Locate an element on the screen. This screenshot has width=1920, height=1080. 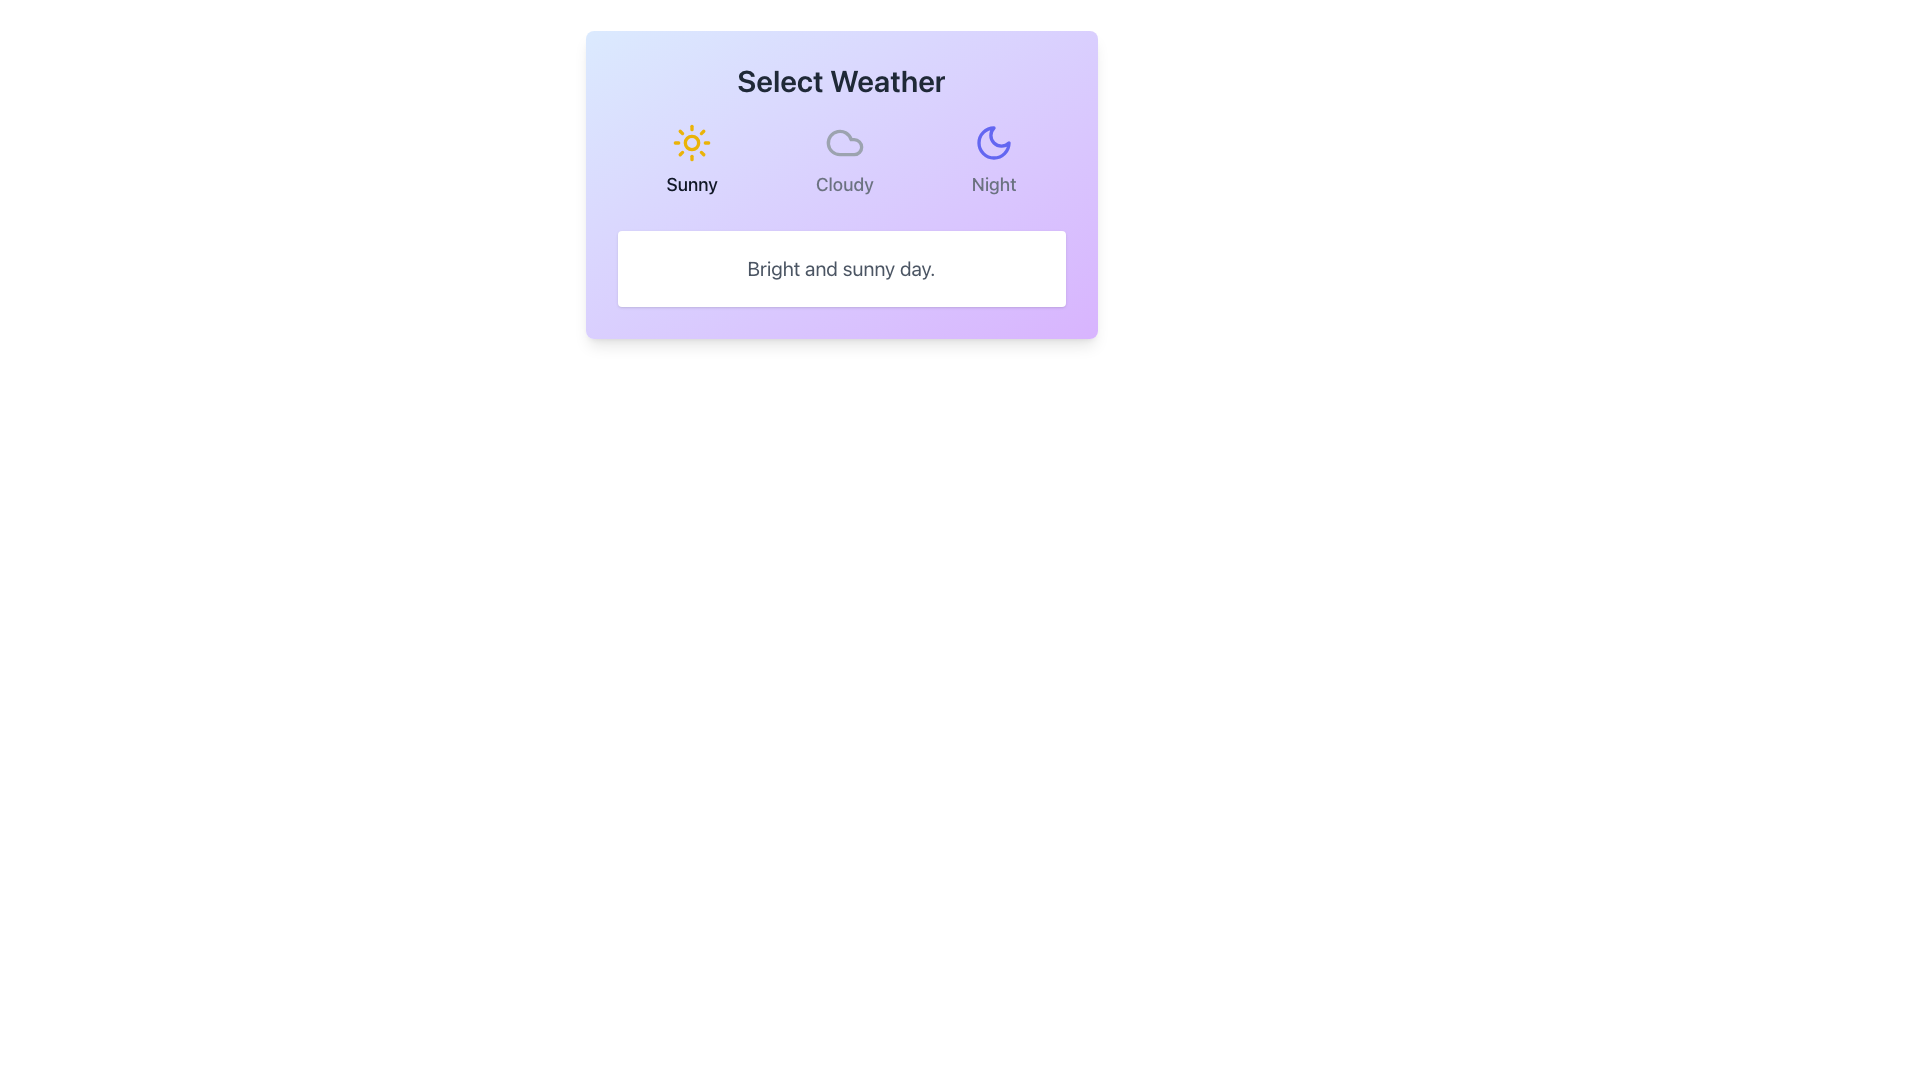
the 'Sunny' weather condition label, which is positioned below the sun icon in the weather selection interface is located at coordinates (692, 185).